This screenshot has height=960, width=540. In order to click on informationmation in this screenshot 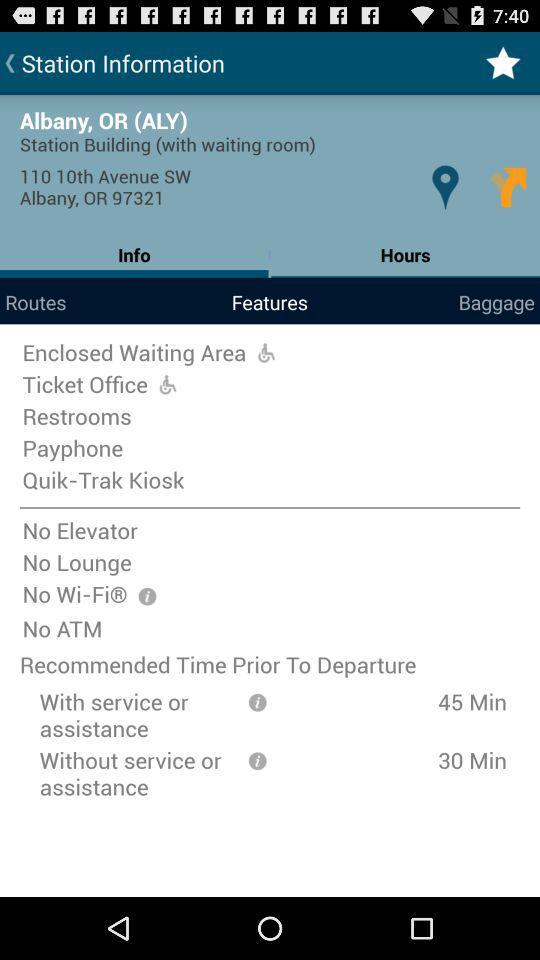, I will do `click(257, 701)`.